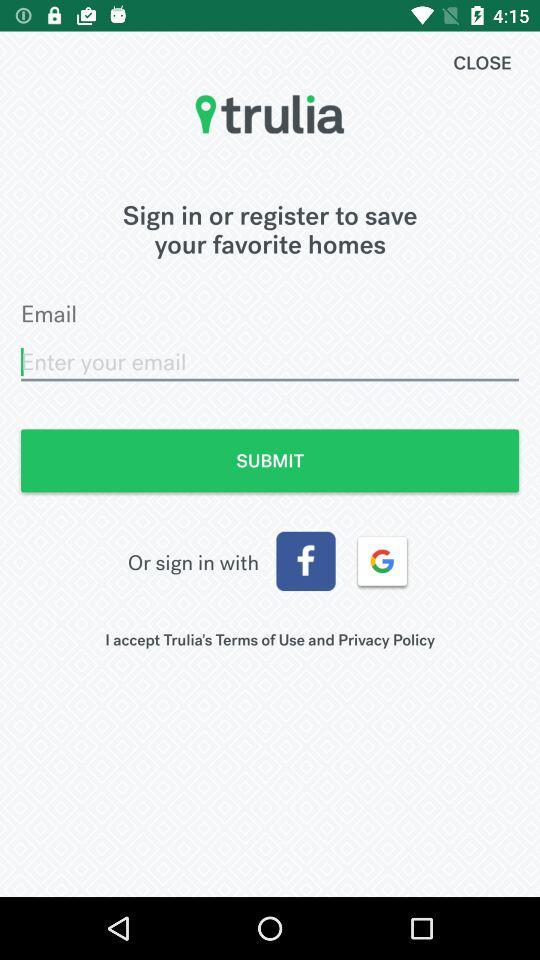 This screenshot has height=960, width=540. What do you see at coordinates (270, 361) in the screenshot?
I see `item below email` at bounding box center [270, 361].